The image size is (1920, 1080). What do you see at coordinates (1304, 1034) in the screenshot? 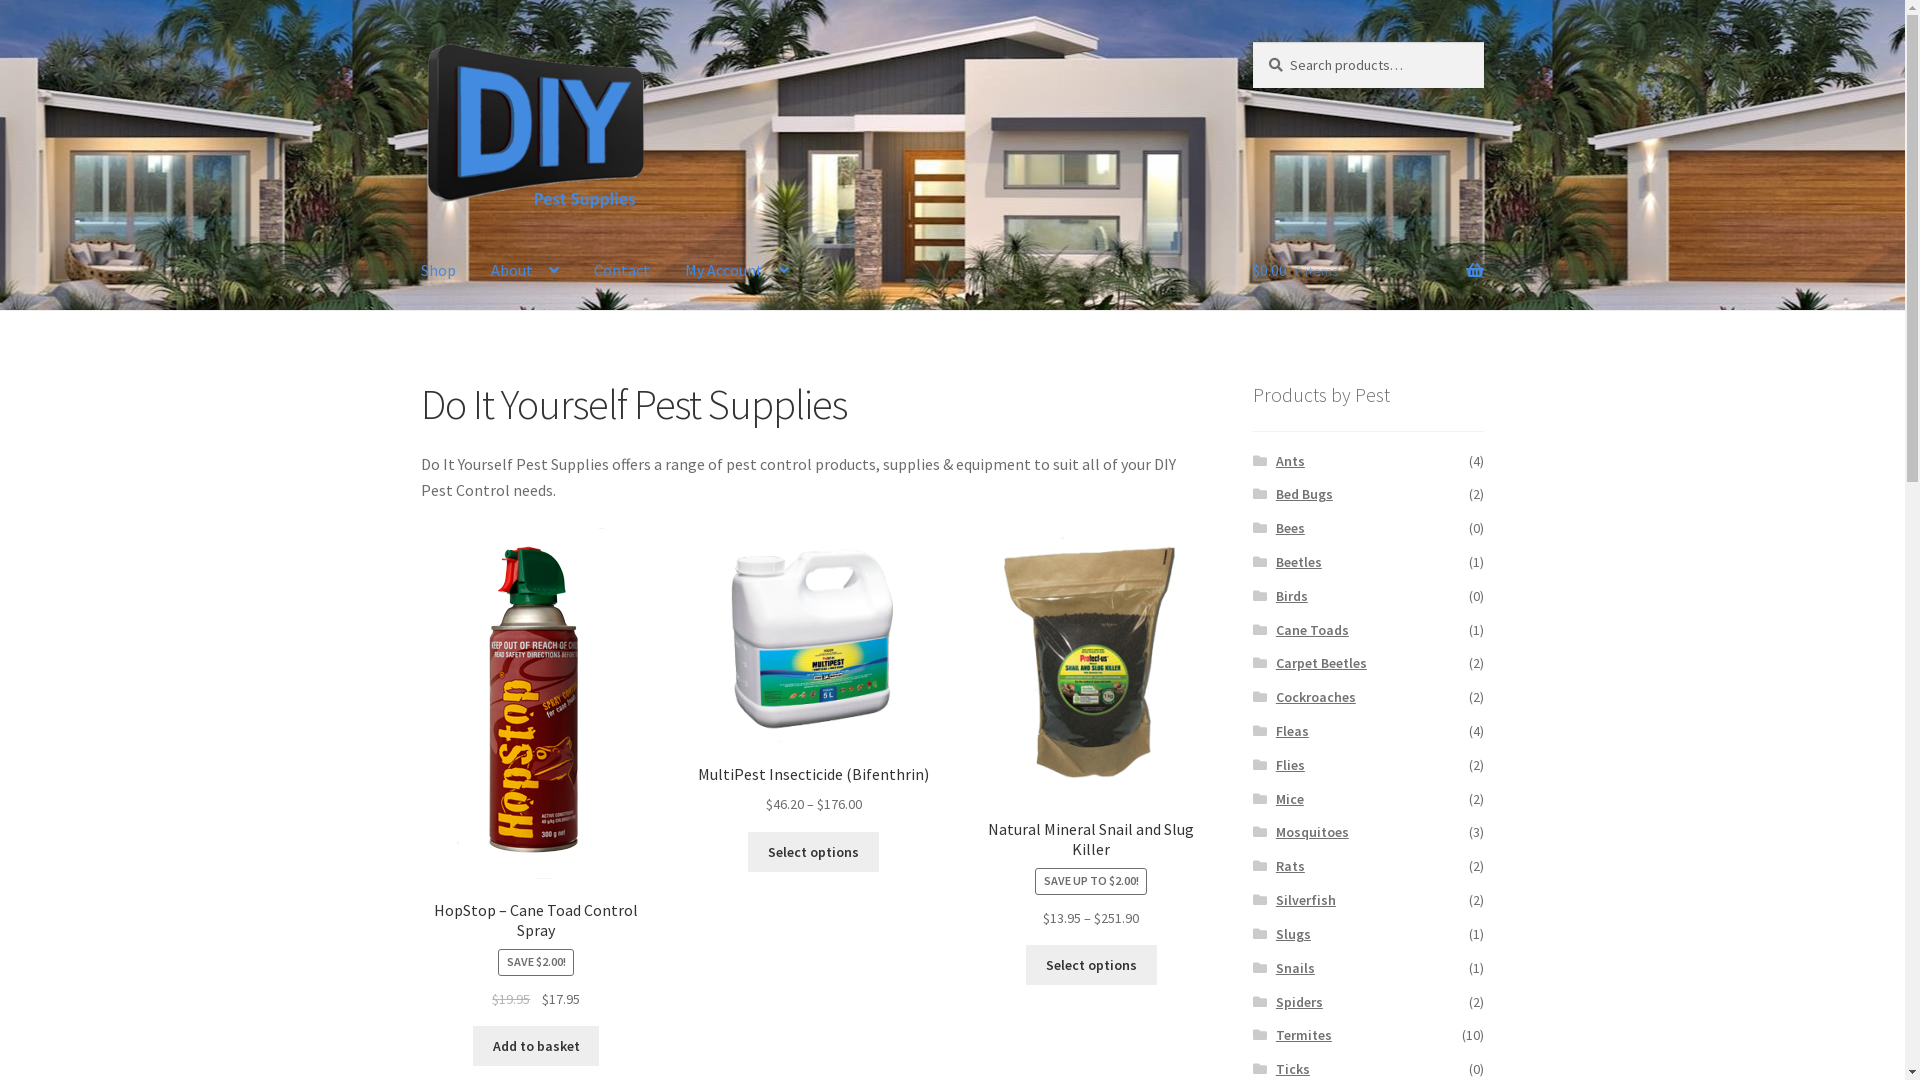
I see `'Termites'` at bounding box center [1304, 1034].